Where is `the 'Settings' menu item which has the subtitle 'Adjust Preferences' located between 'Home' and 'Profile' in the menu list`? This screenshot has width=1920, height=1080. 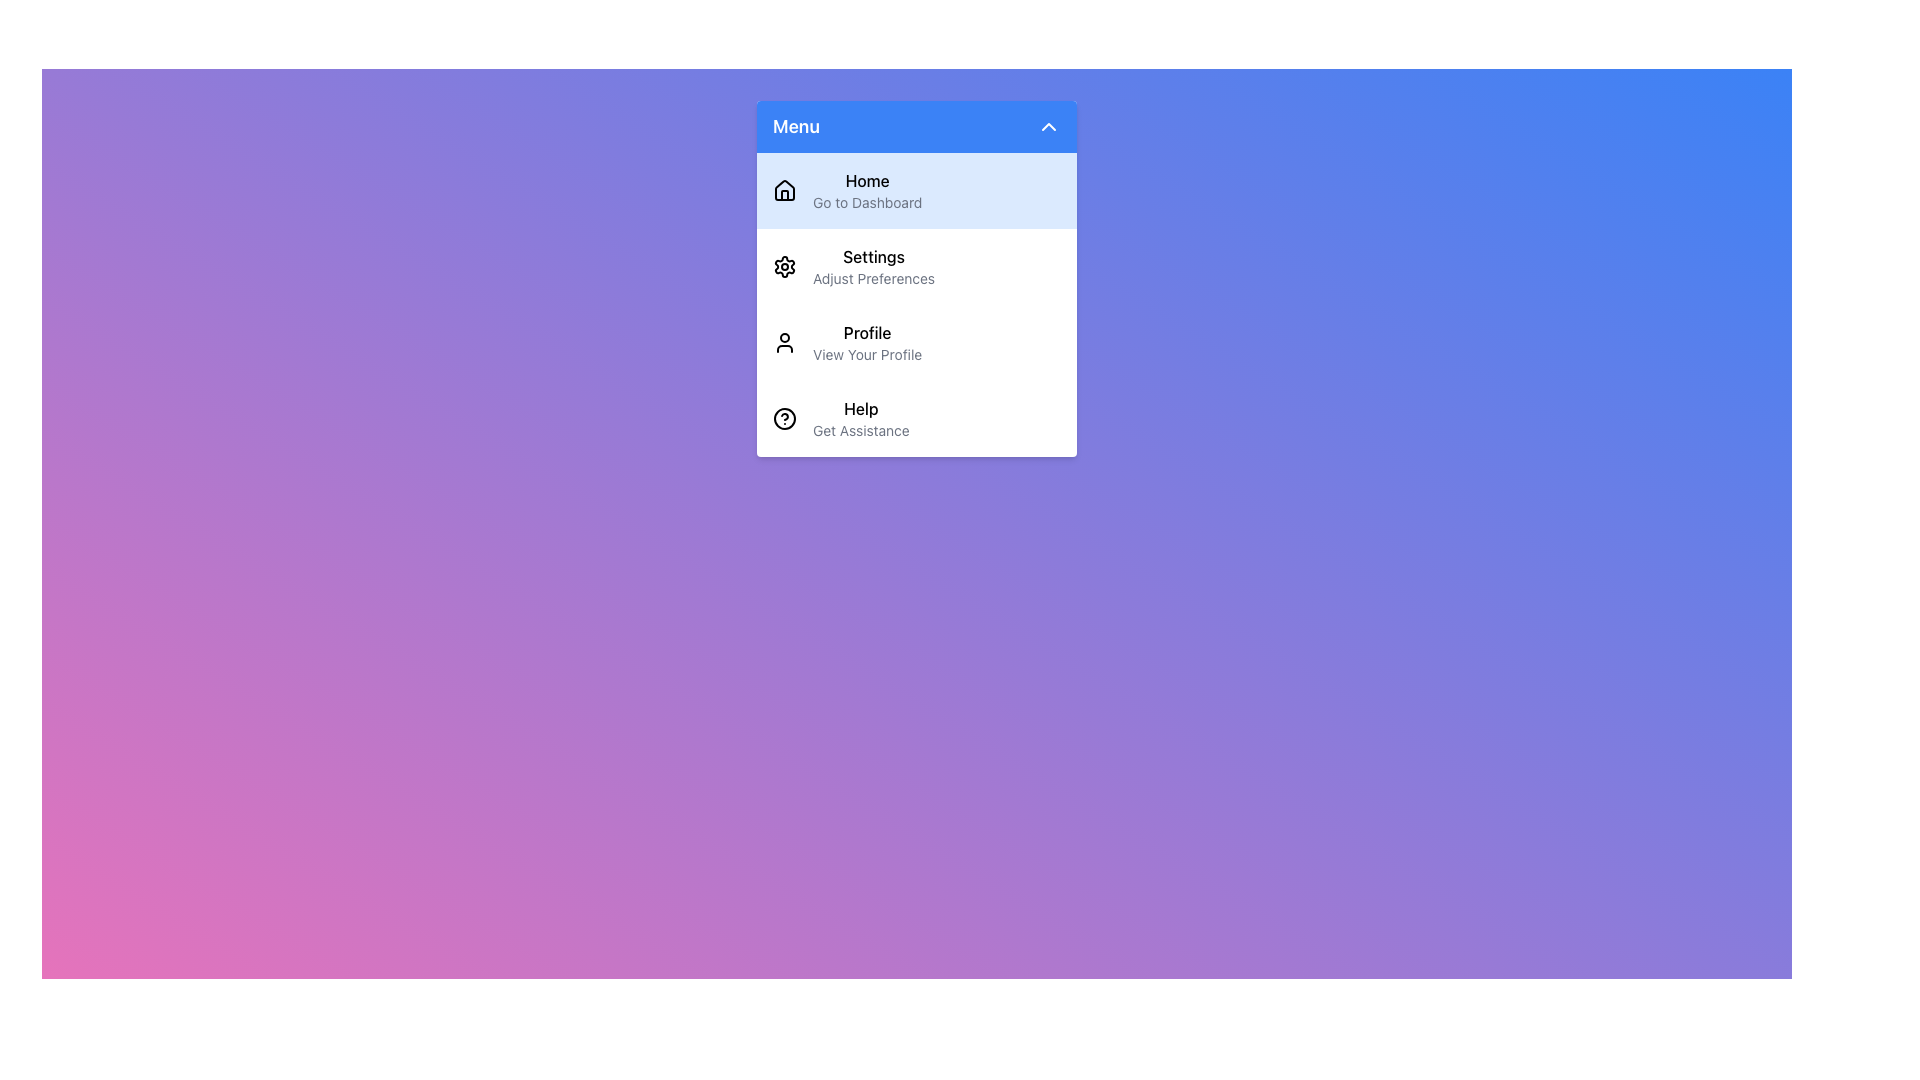 the 'Settings' menu item which has the subtitle 'Adjust Preferences' located between 'Home' and 'Profile' in the menu list is located at coordinates (873, 265).